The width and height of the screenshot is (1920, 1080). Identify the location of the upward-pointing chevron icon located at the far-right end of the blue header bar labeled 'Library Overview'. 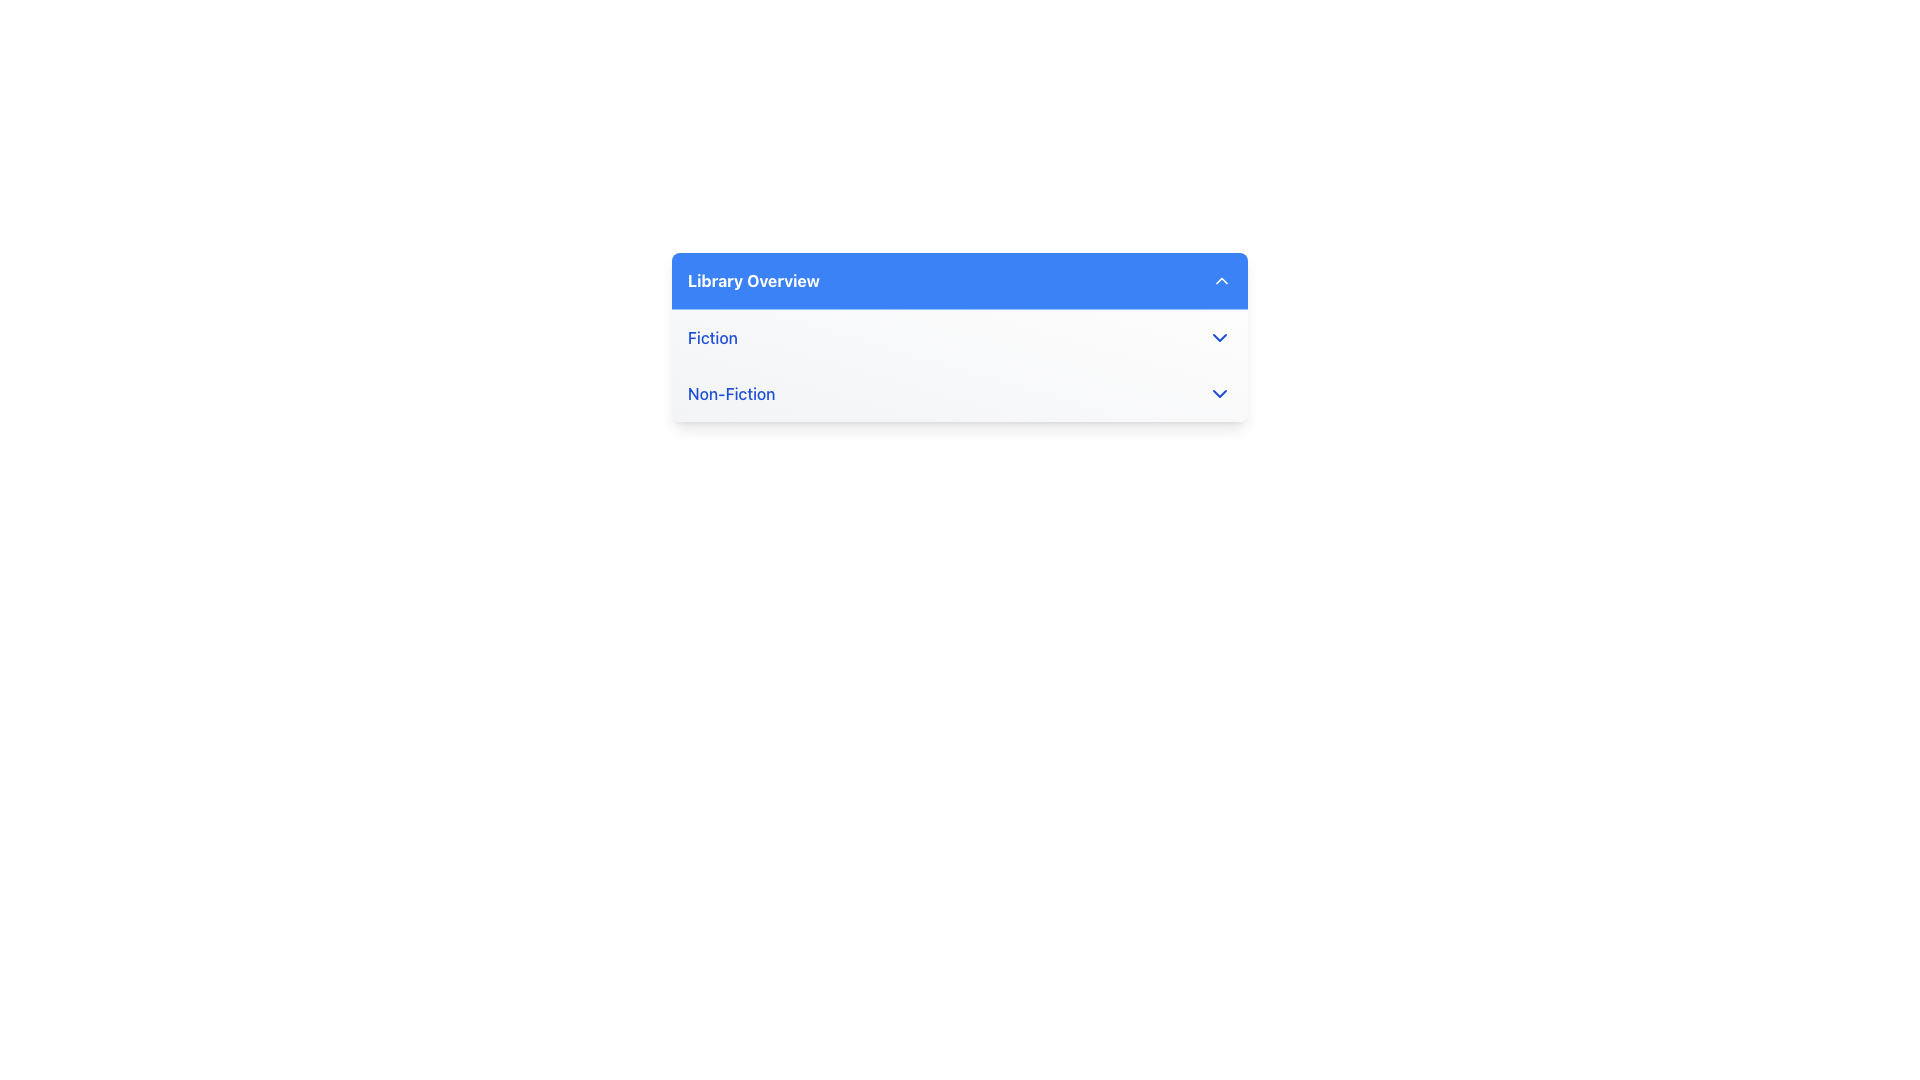
(1221, 281).